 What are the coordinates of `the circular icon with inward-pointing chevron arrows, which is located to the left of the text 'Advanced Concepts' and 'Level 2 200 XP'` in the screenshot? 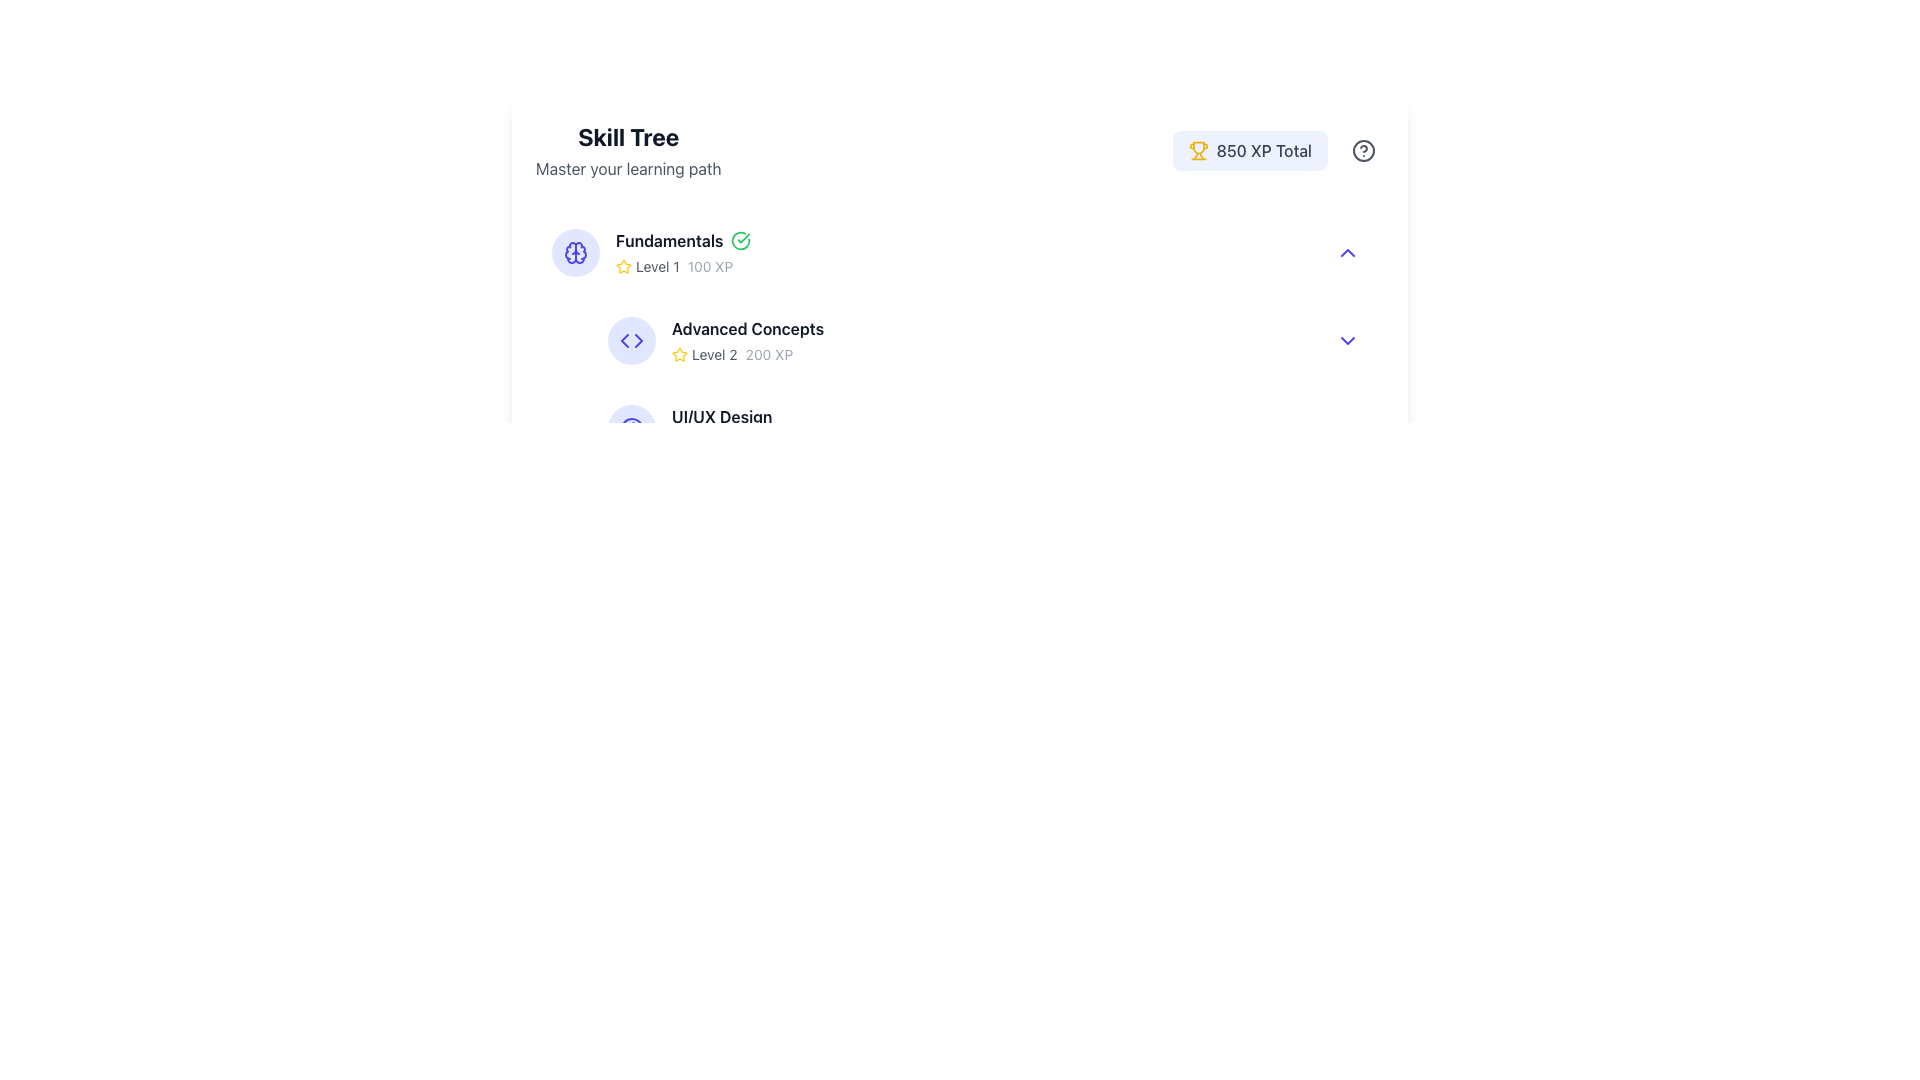 It's located at (631, 339).